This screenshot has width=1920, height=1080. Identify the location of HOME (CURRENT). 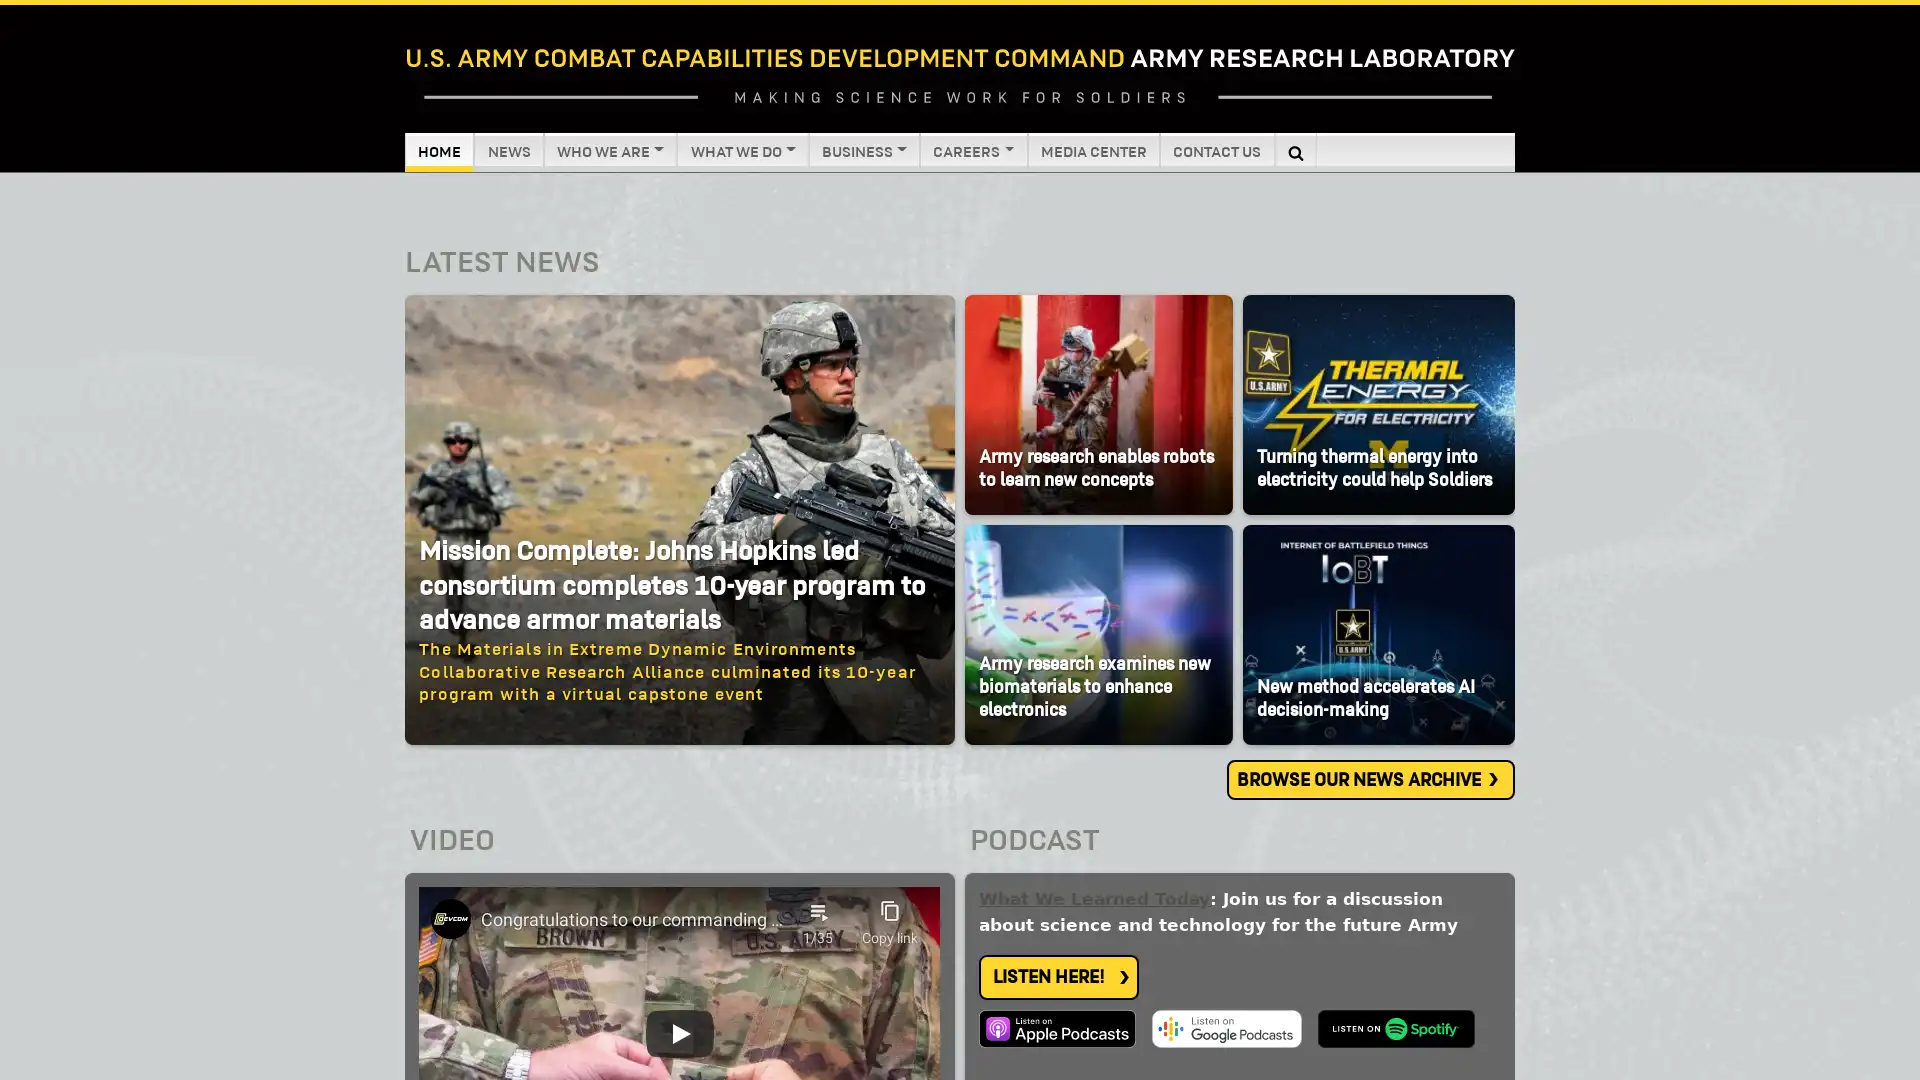
(438, 151).